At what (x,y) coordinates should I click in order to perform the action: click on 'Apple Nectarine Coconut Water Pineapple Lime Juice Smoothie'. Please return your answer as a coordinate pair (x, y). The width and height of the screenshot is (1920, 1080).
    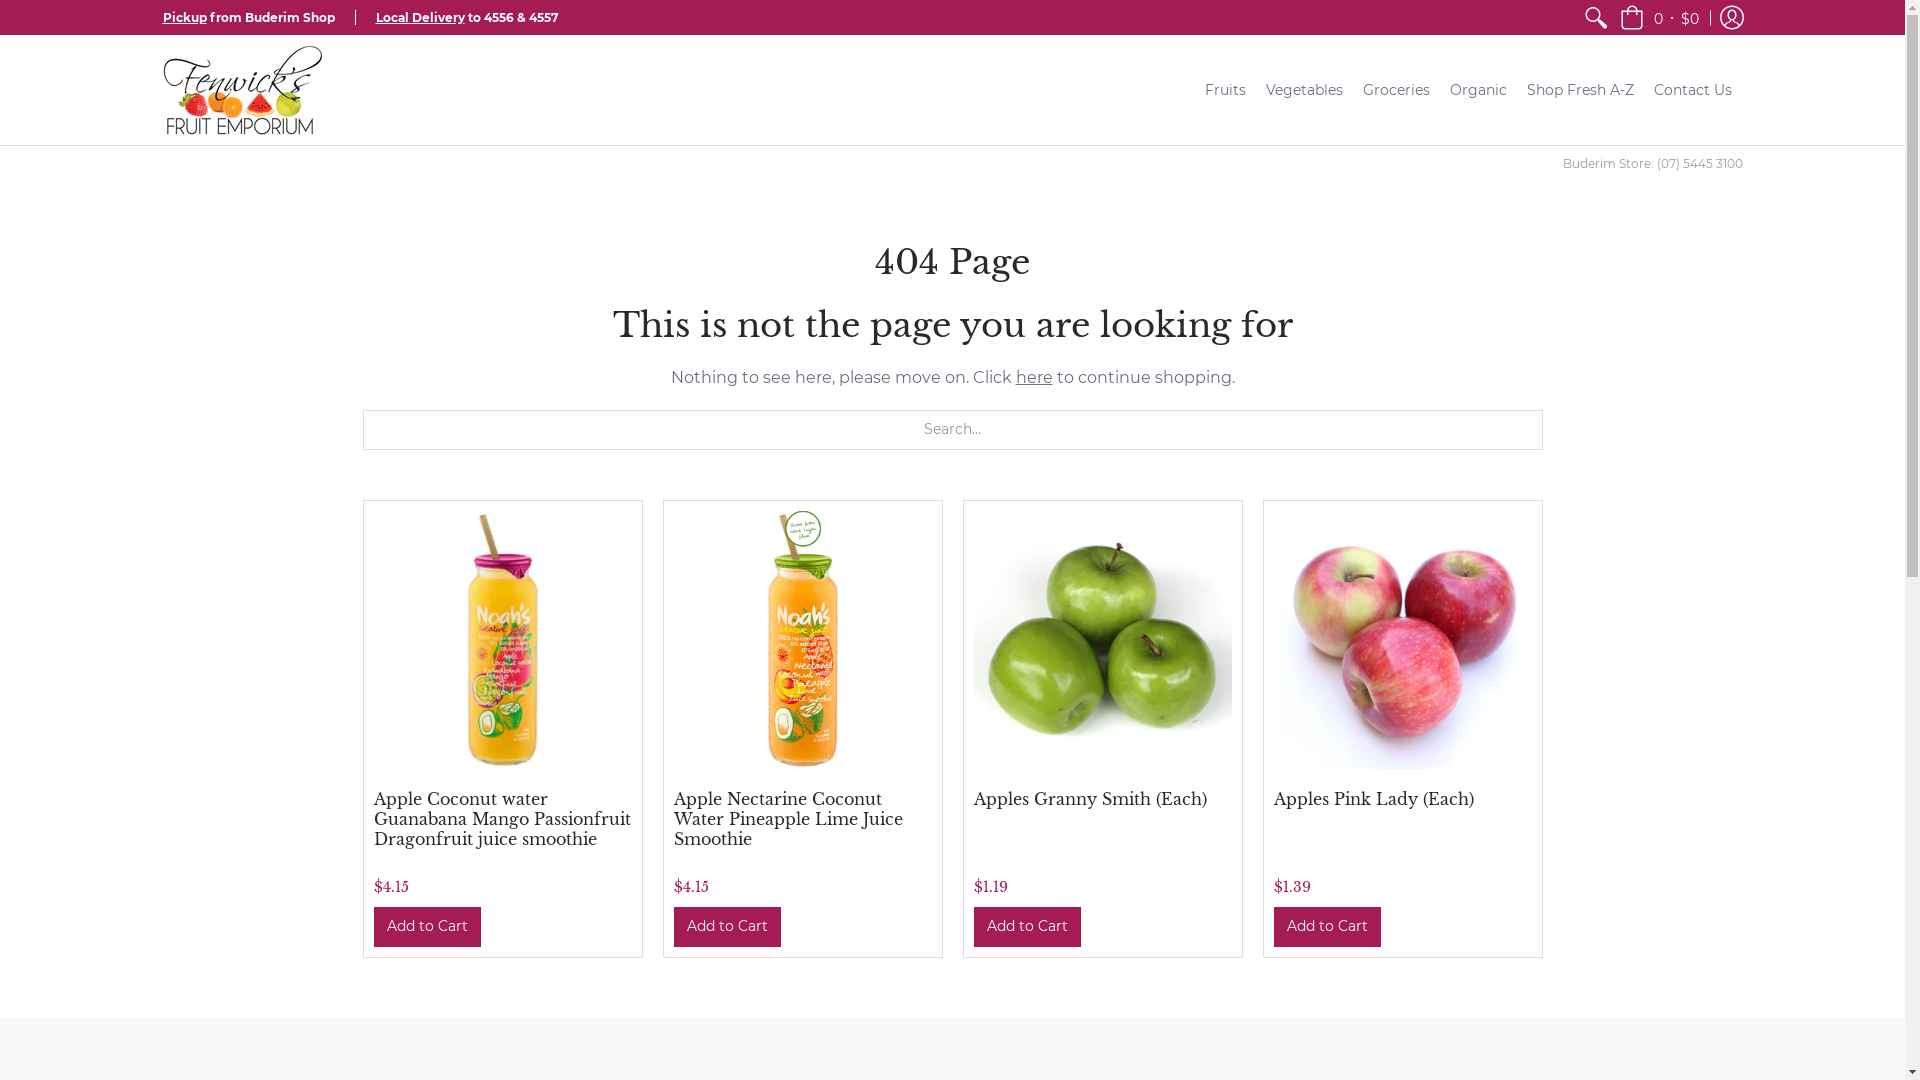
    Looking at the image, I should click on (787, 818).